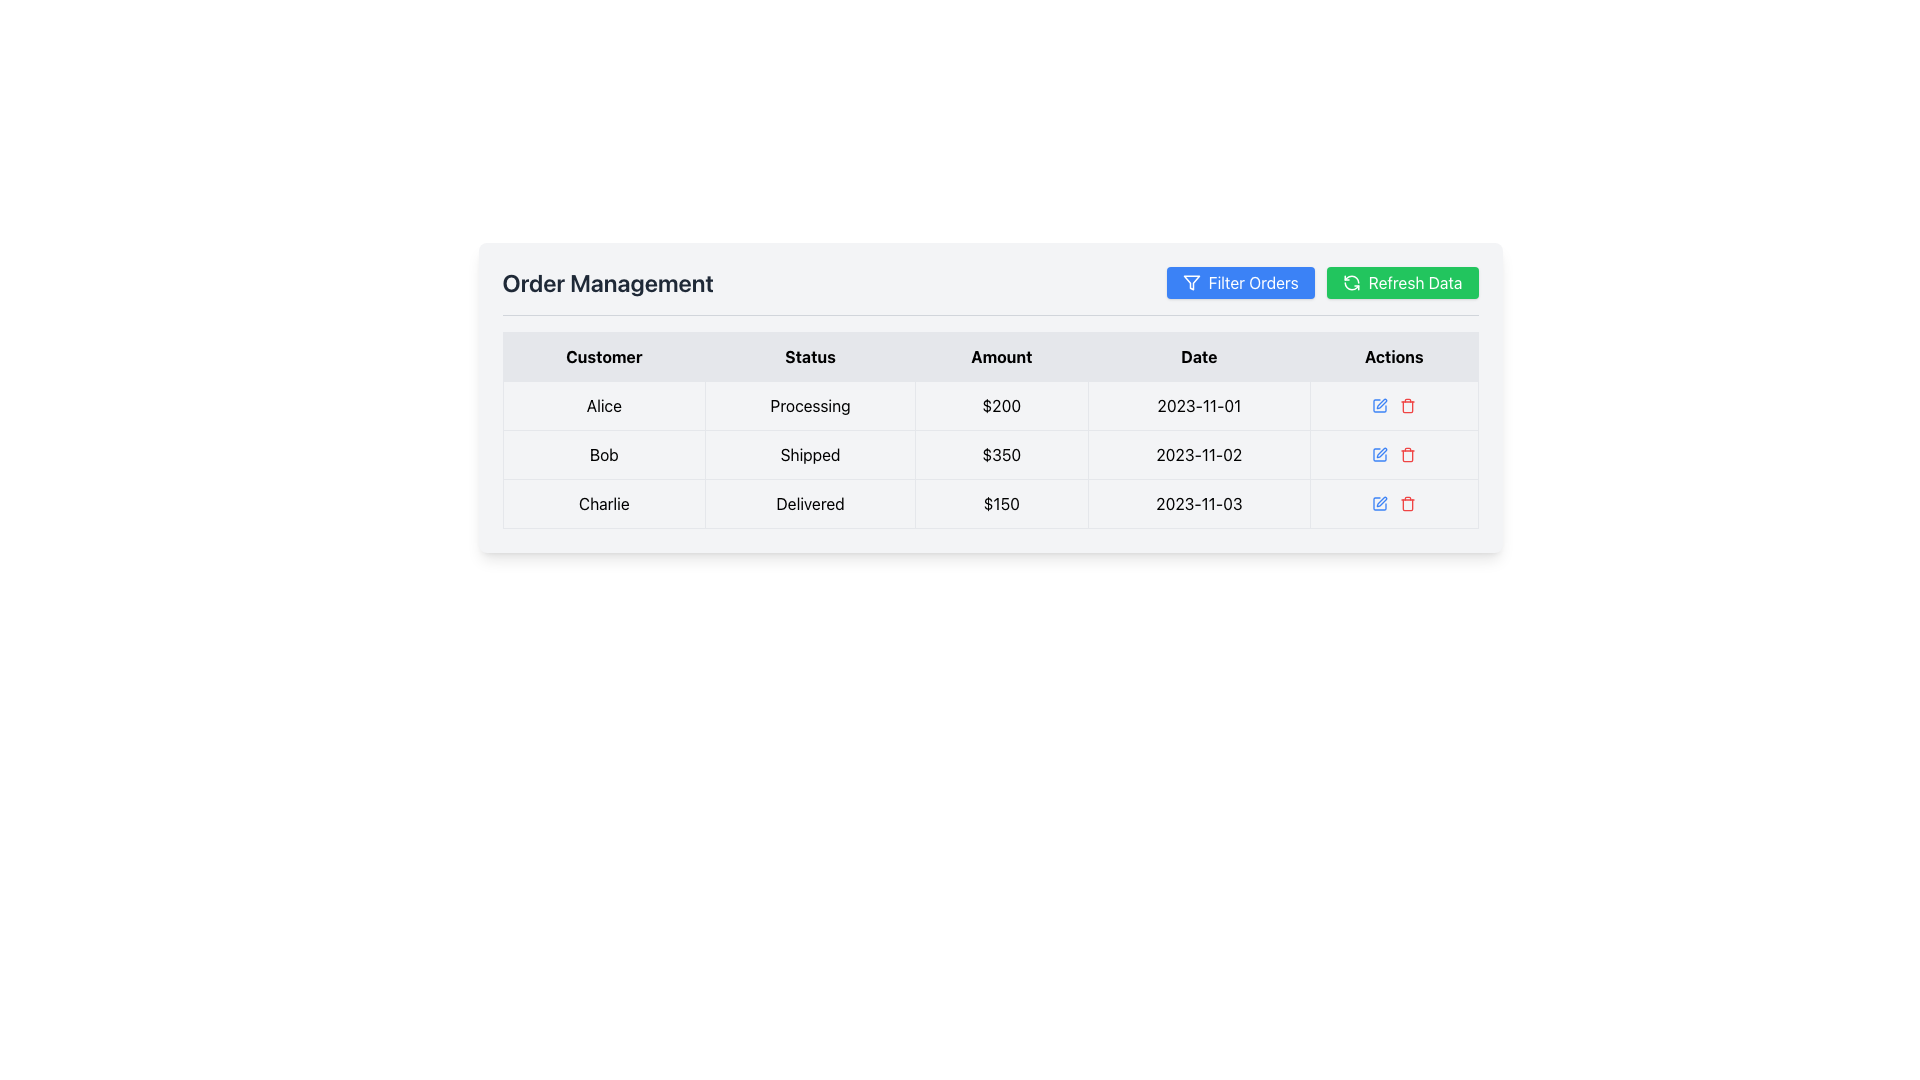 This screenshot has height=1080, width=1920. I want to click on the 'Date' table cell in the second row corresponding to the customer 'Bob', so click(1199, 455).